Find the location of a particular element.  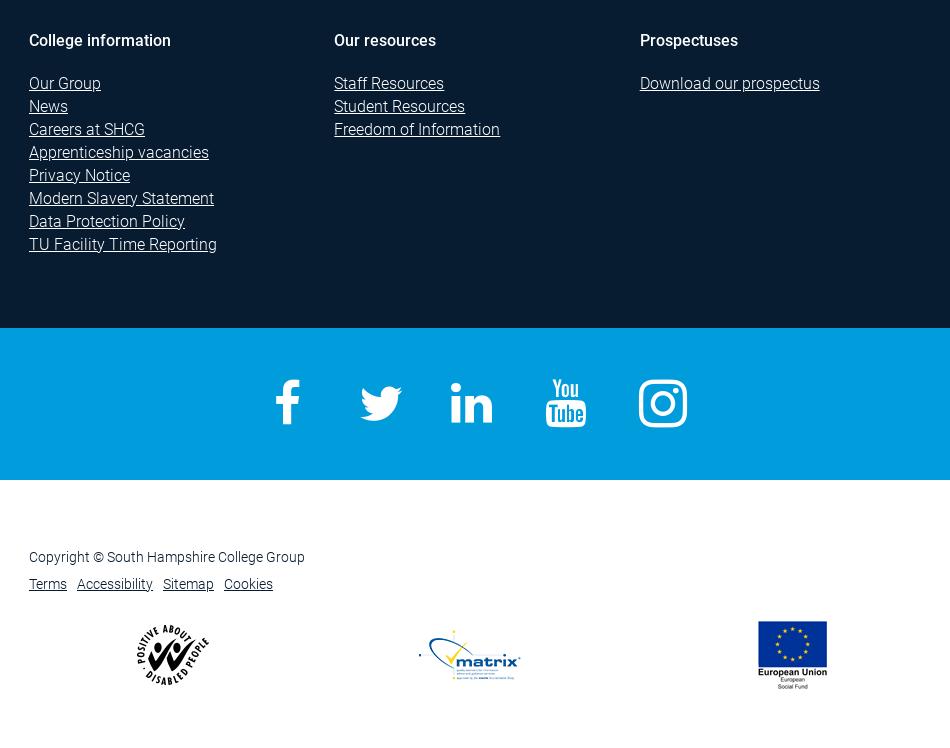

'Download our prospectus' is located at coordinates (728, 81).